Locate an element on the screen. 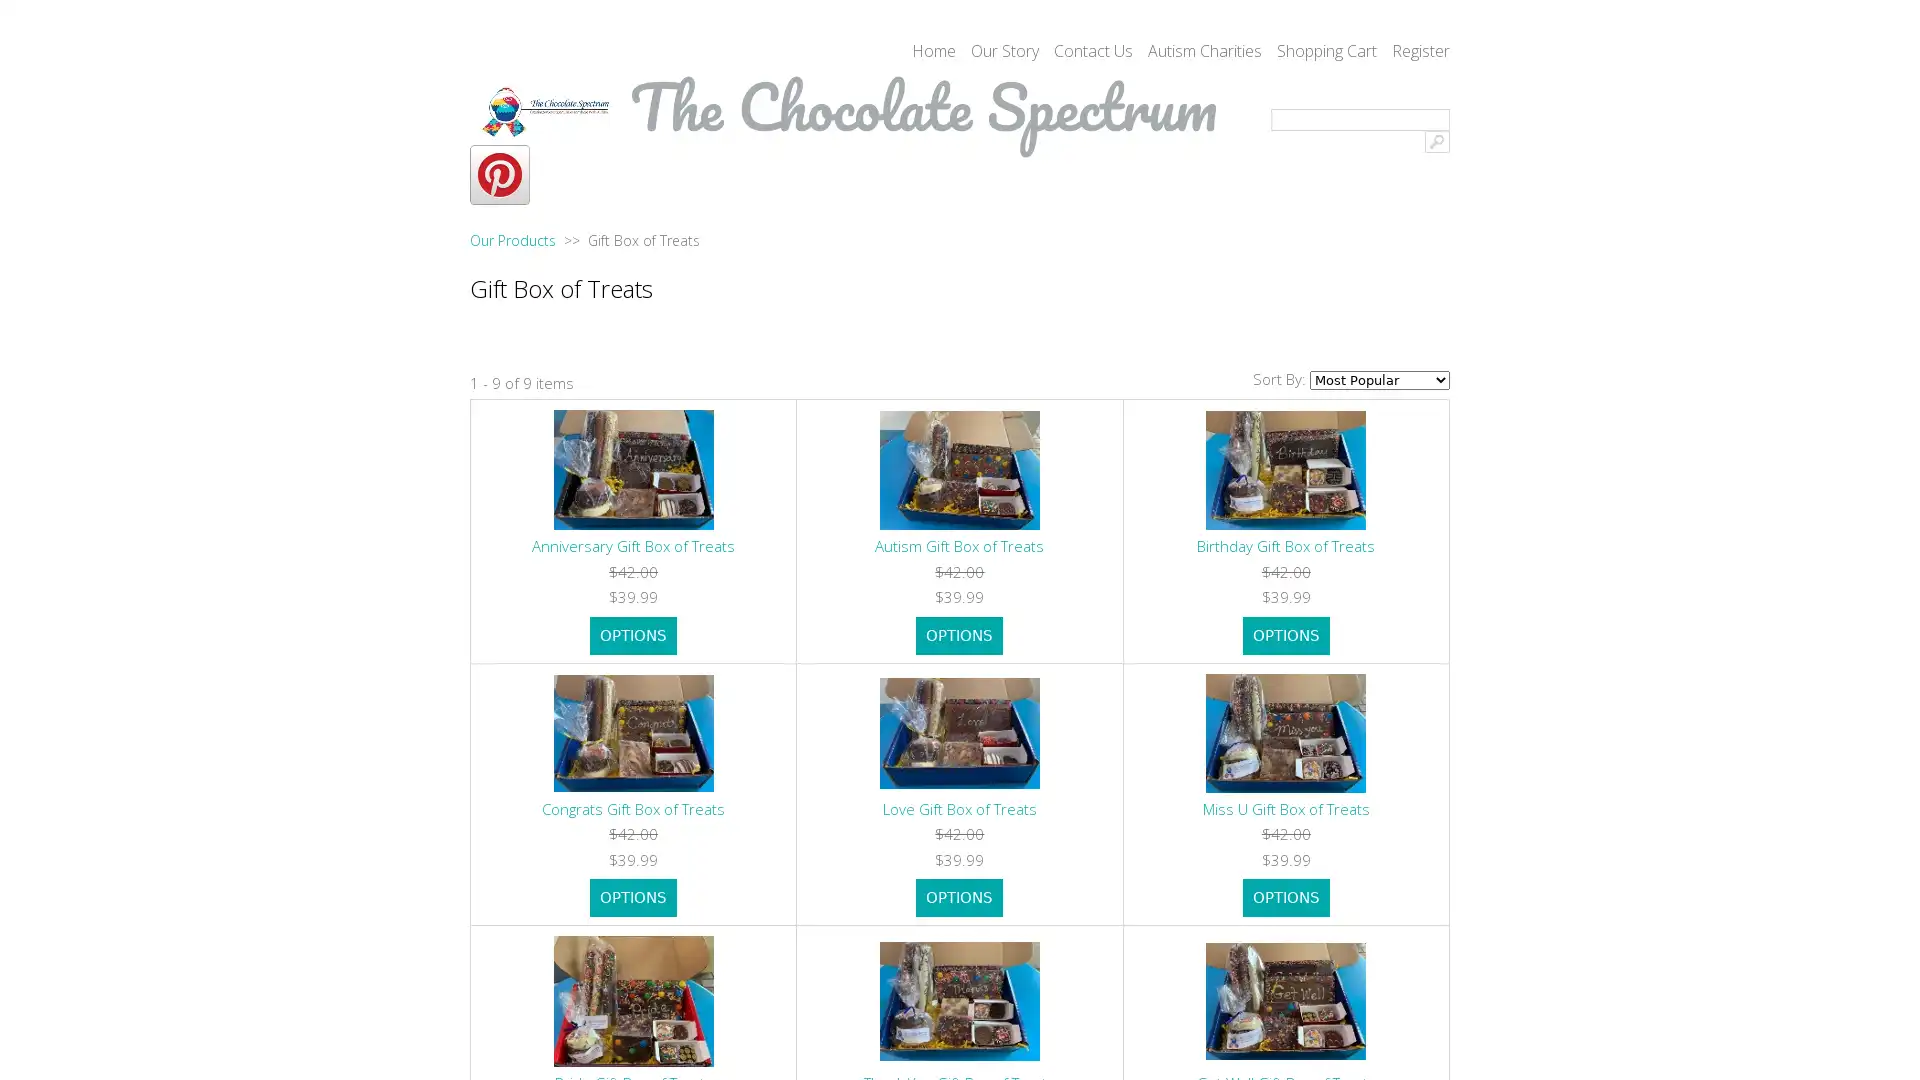  Options is located at coordinates (958, 635).